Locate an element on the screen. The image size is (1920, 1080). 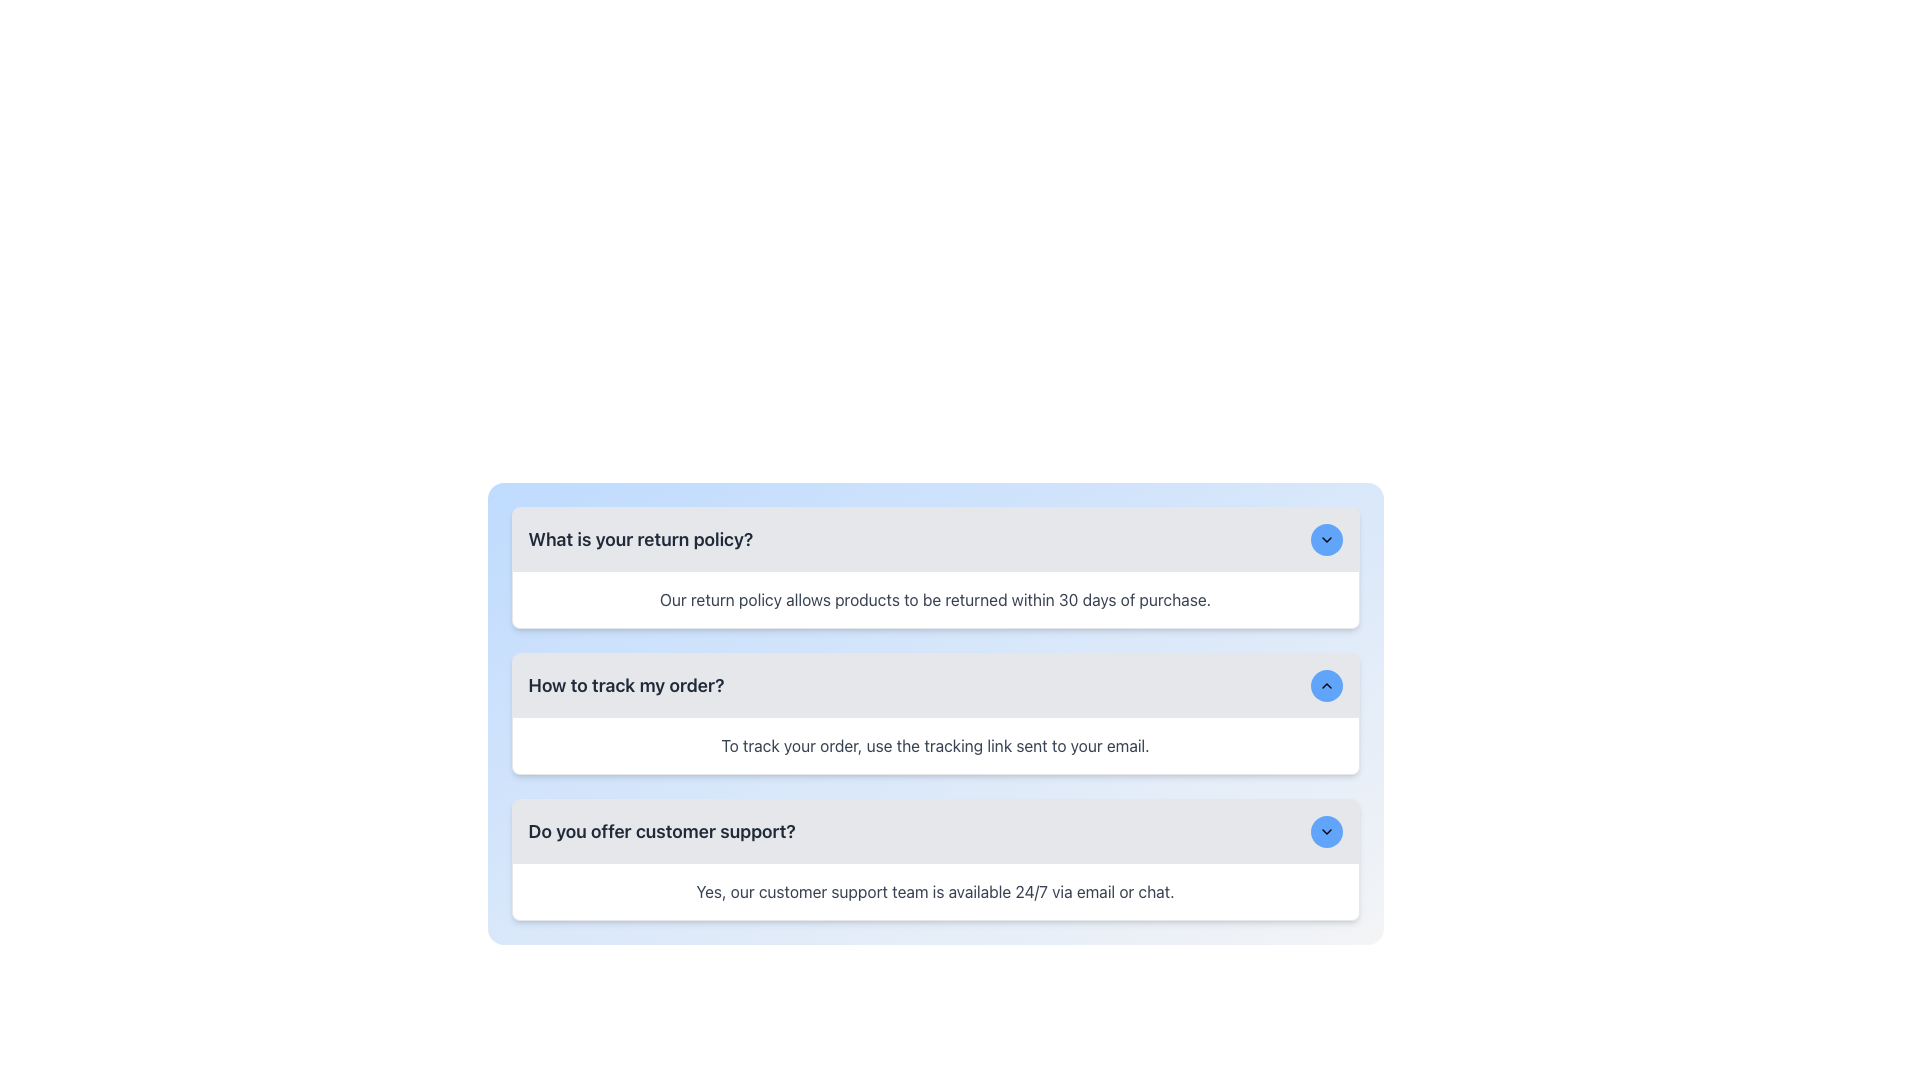
text block displaying 'Yes, our customer support team is available 24/7 via email or chat.' located at the bottom of the third section in the FAQ interface is located at coordinates (934, 890).